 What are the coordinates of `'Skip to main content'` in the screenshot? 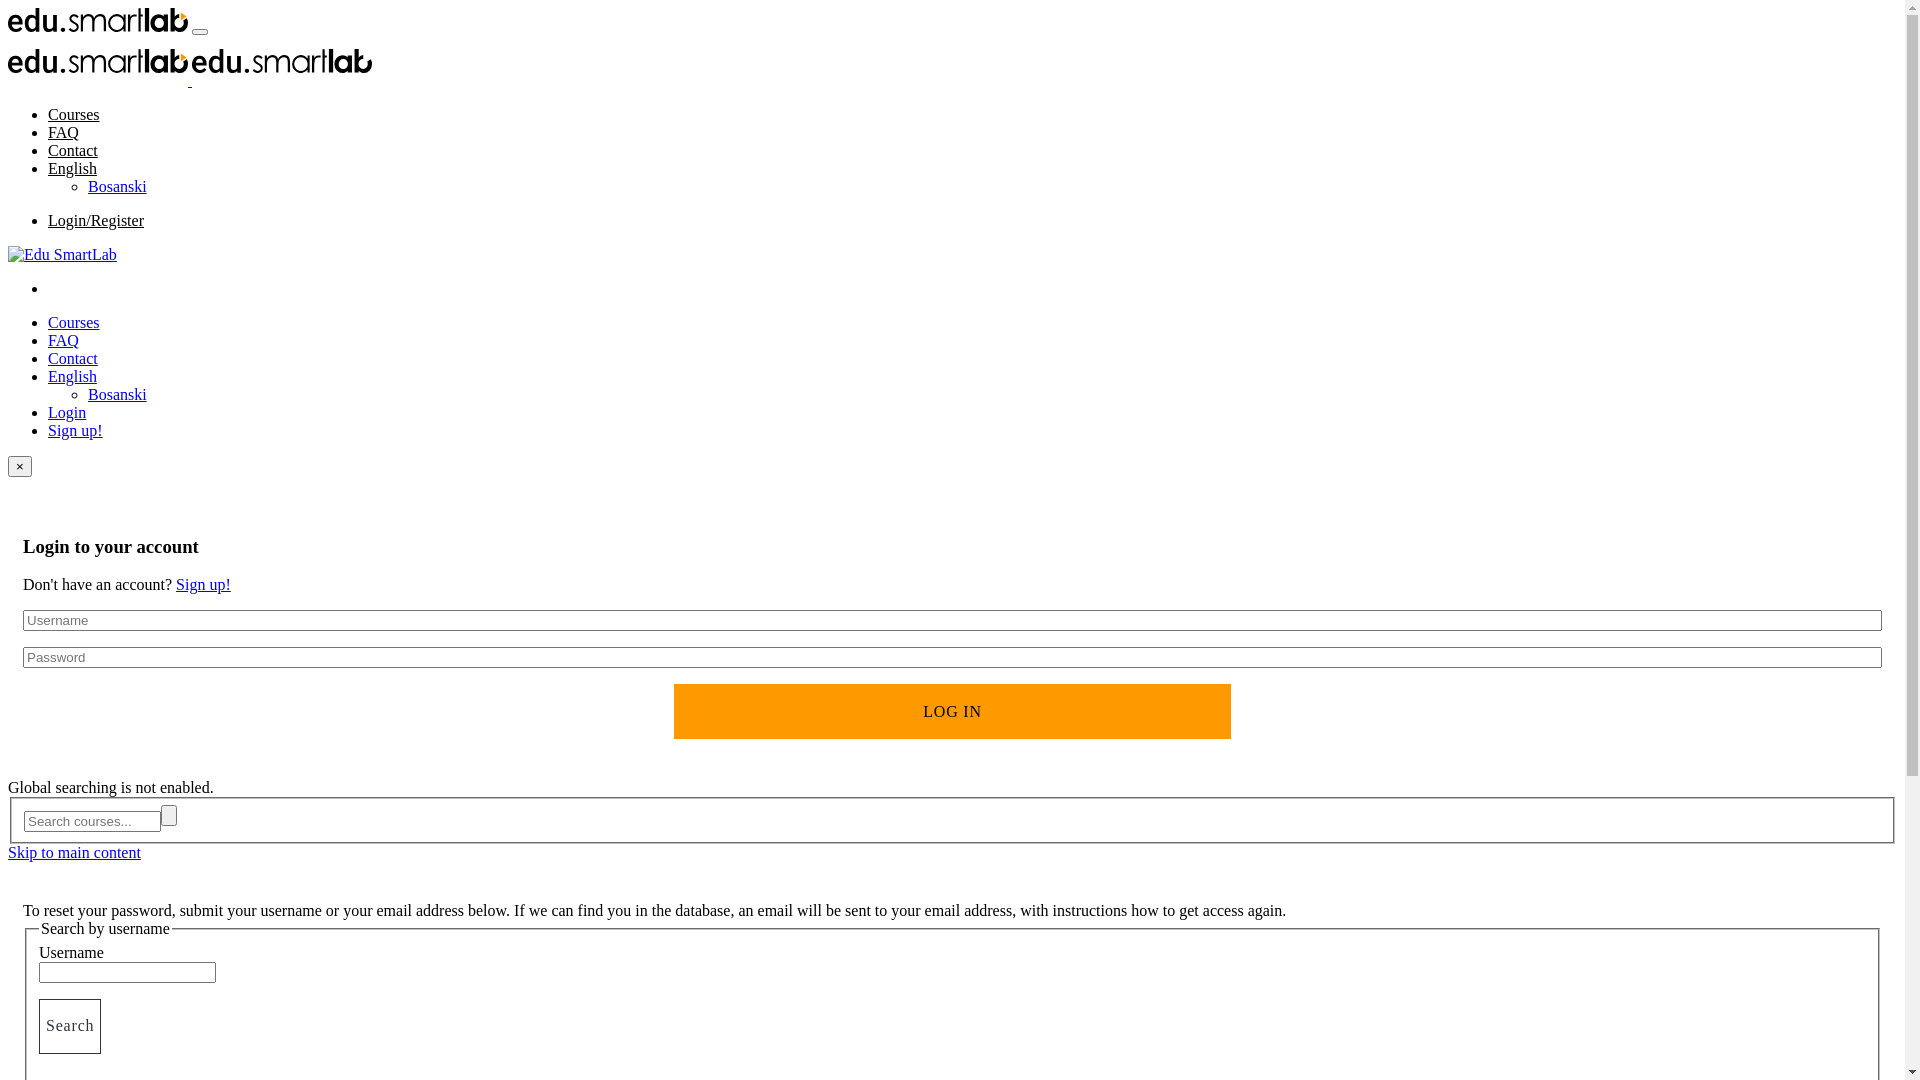 It's located at (74, 852).